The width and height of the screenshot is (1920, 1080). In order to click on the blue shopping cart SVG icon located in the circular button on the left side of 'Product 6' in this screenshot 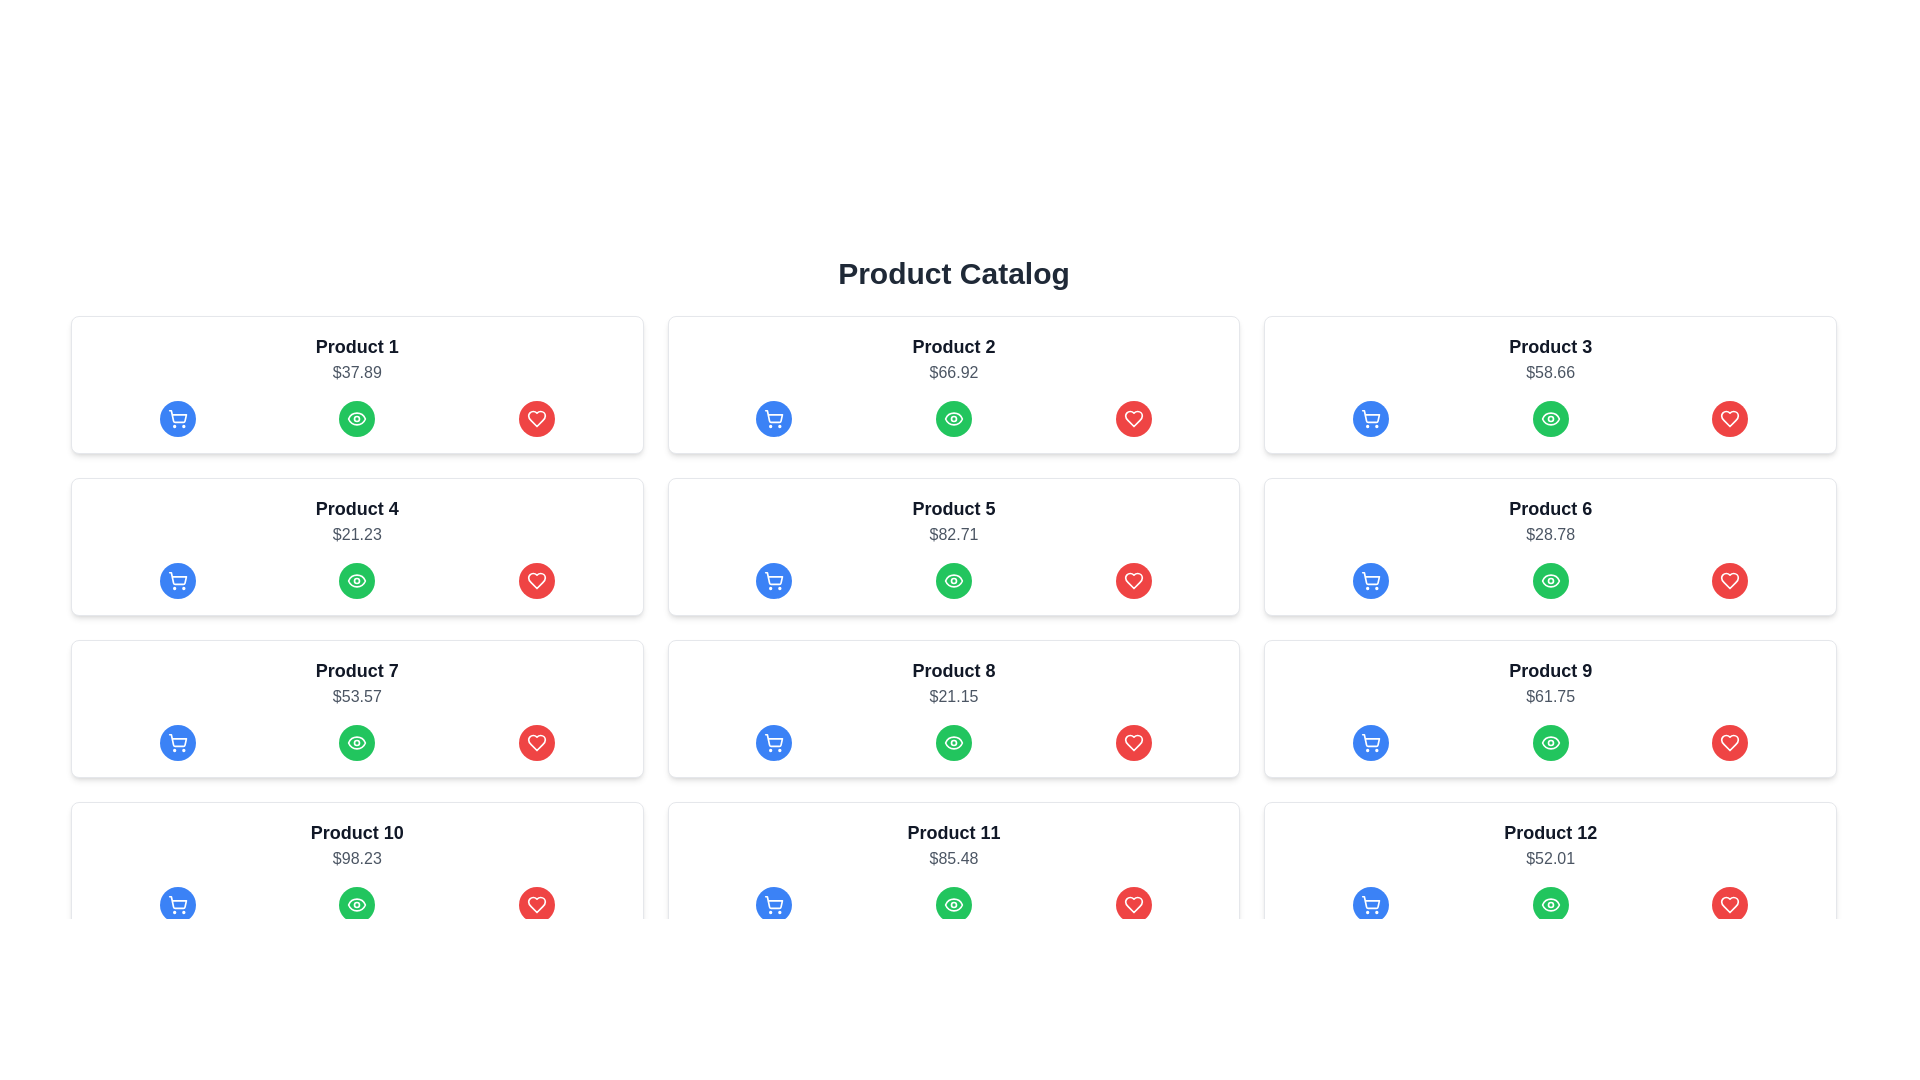, I will do `click(1370, 581)`.